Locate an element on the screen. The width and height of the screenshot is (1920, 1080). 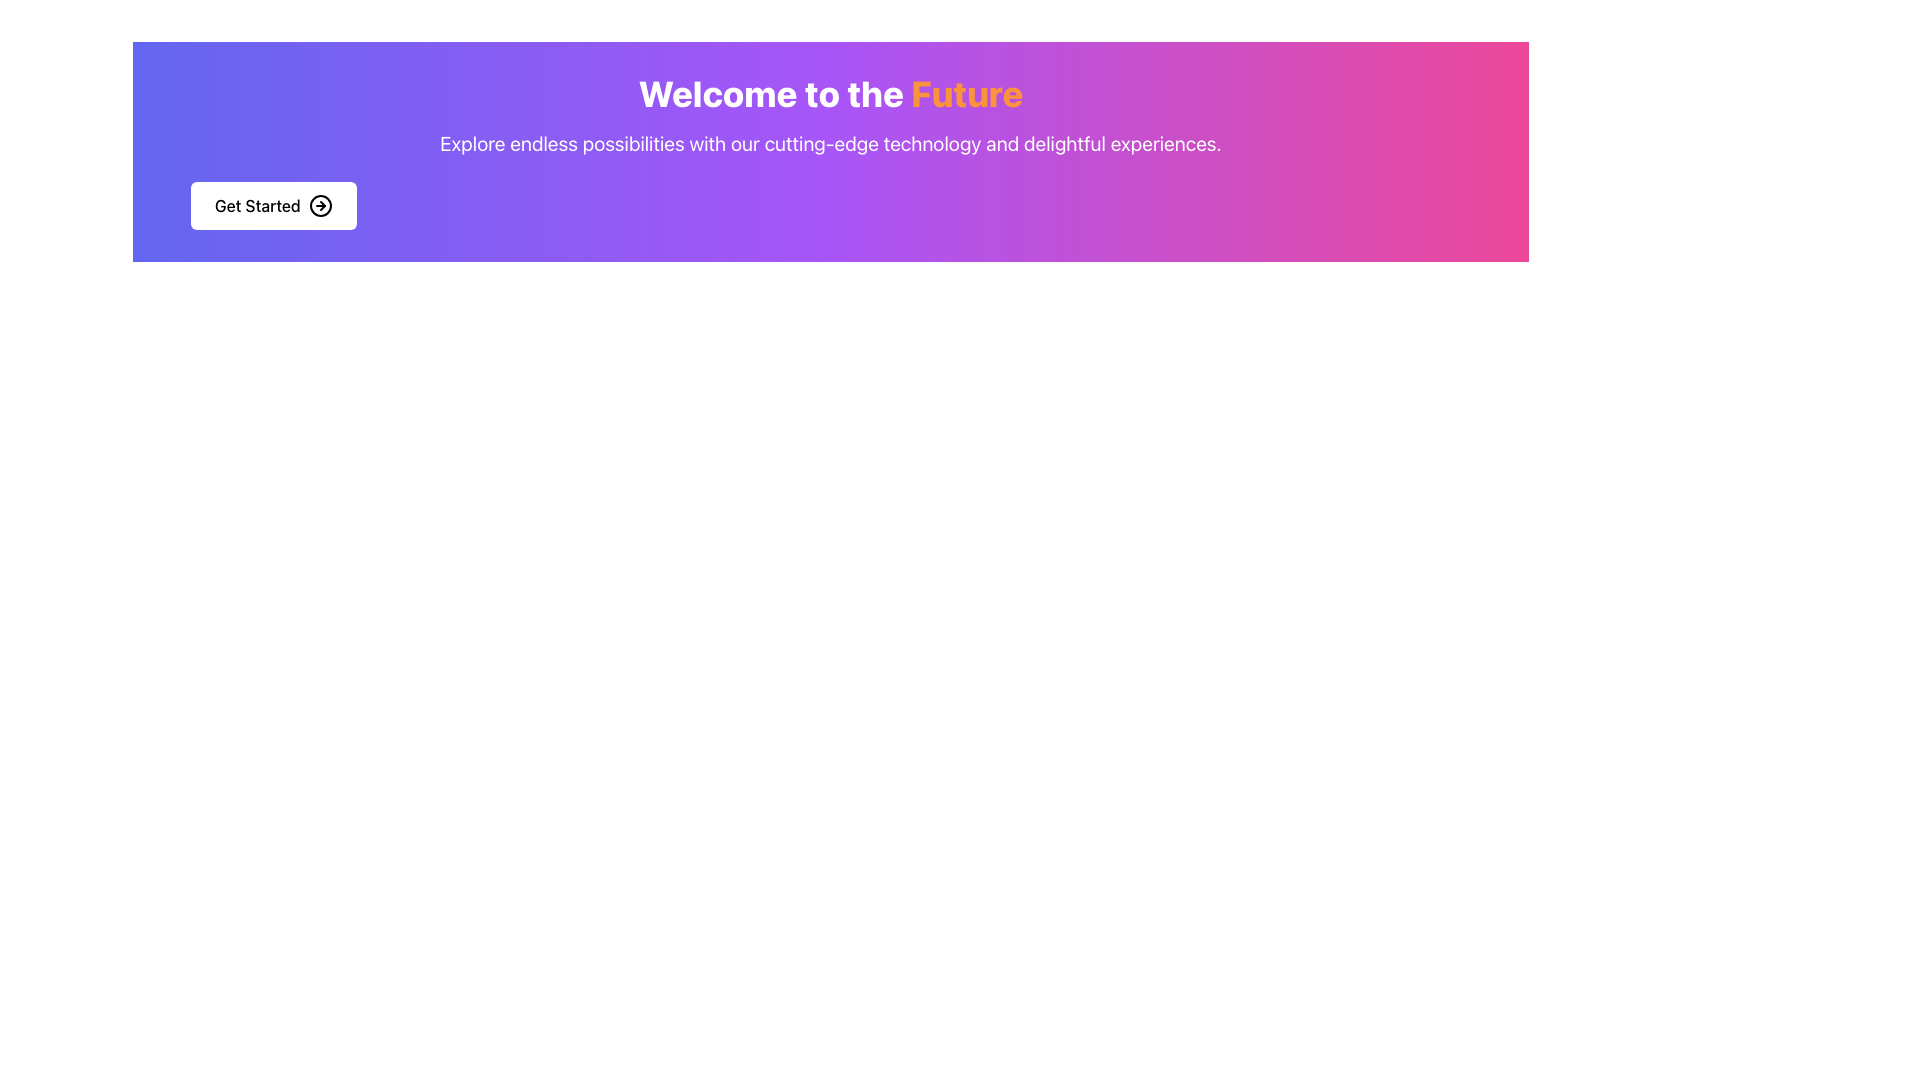
the call-to-action button positioned below the heading and subtitle to trigger hover effects is located at coordinates (272, 205).